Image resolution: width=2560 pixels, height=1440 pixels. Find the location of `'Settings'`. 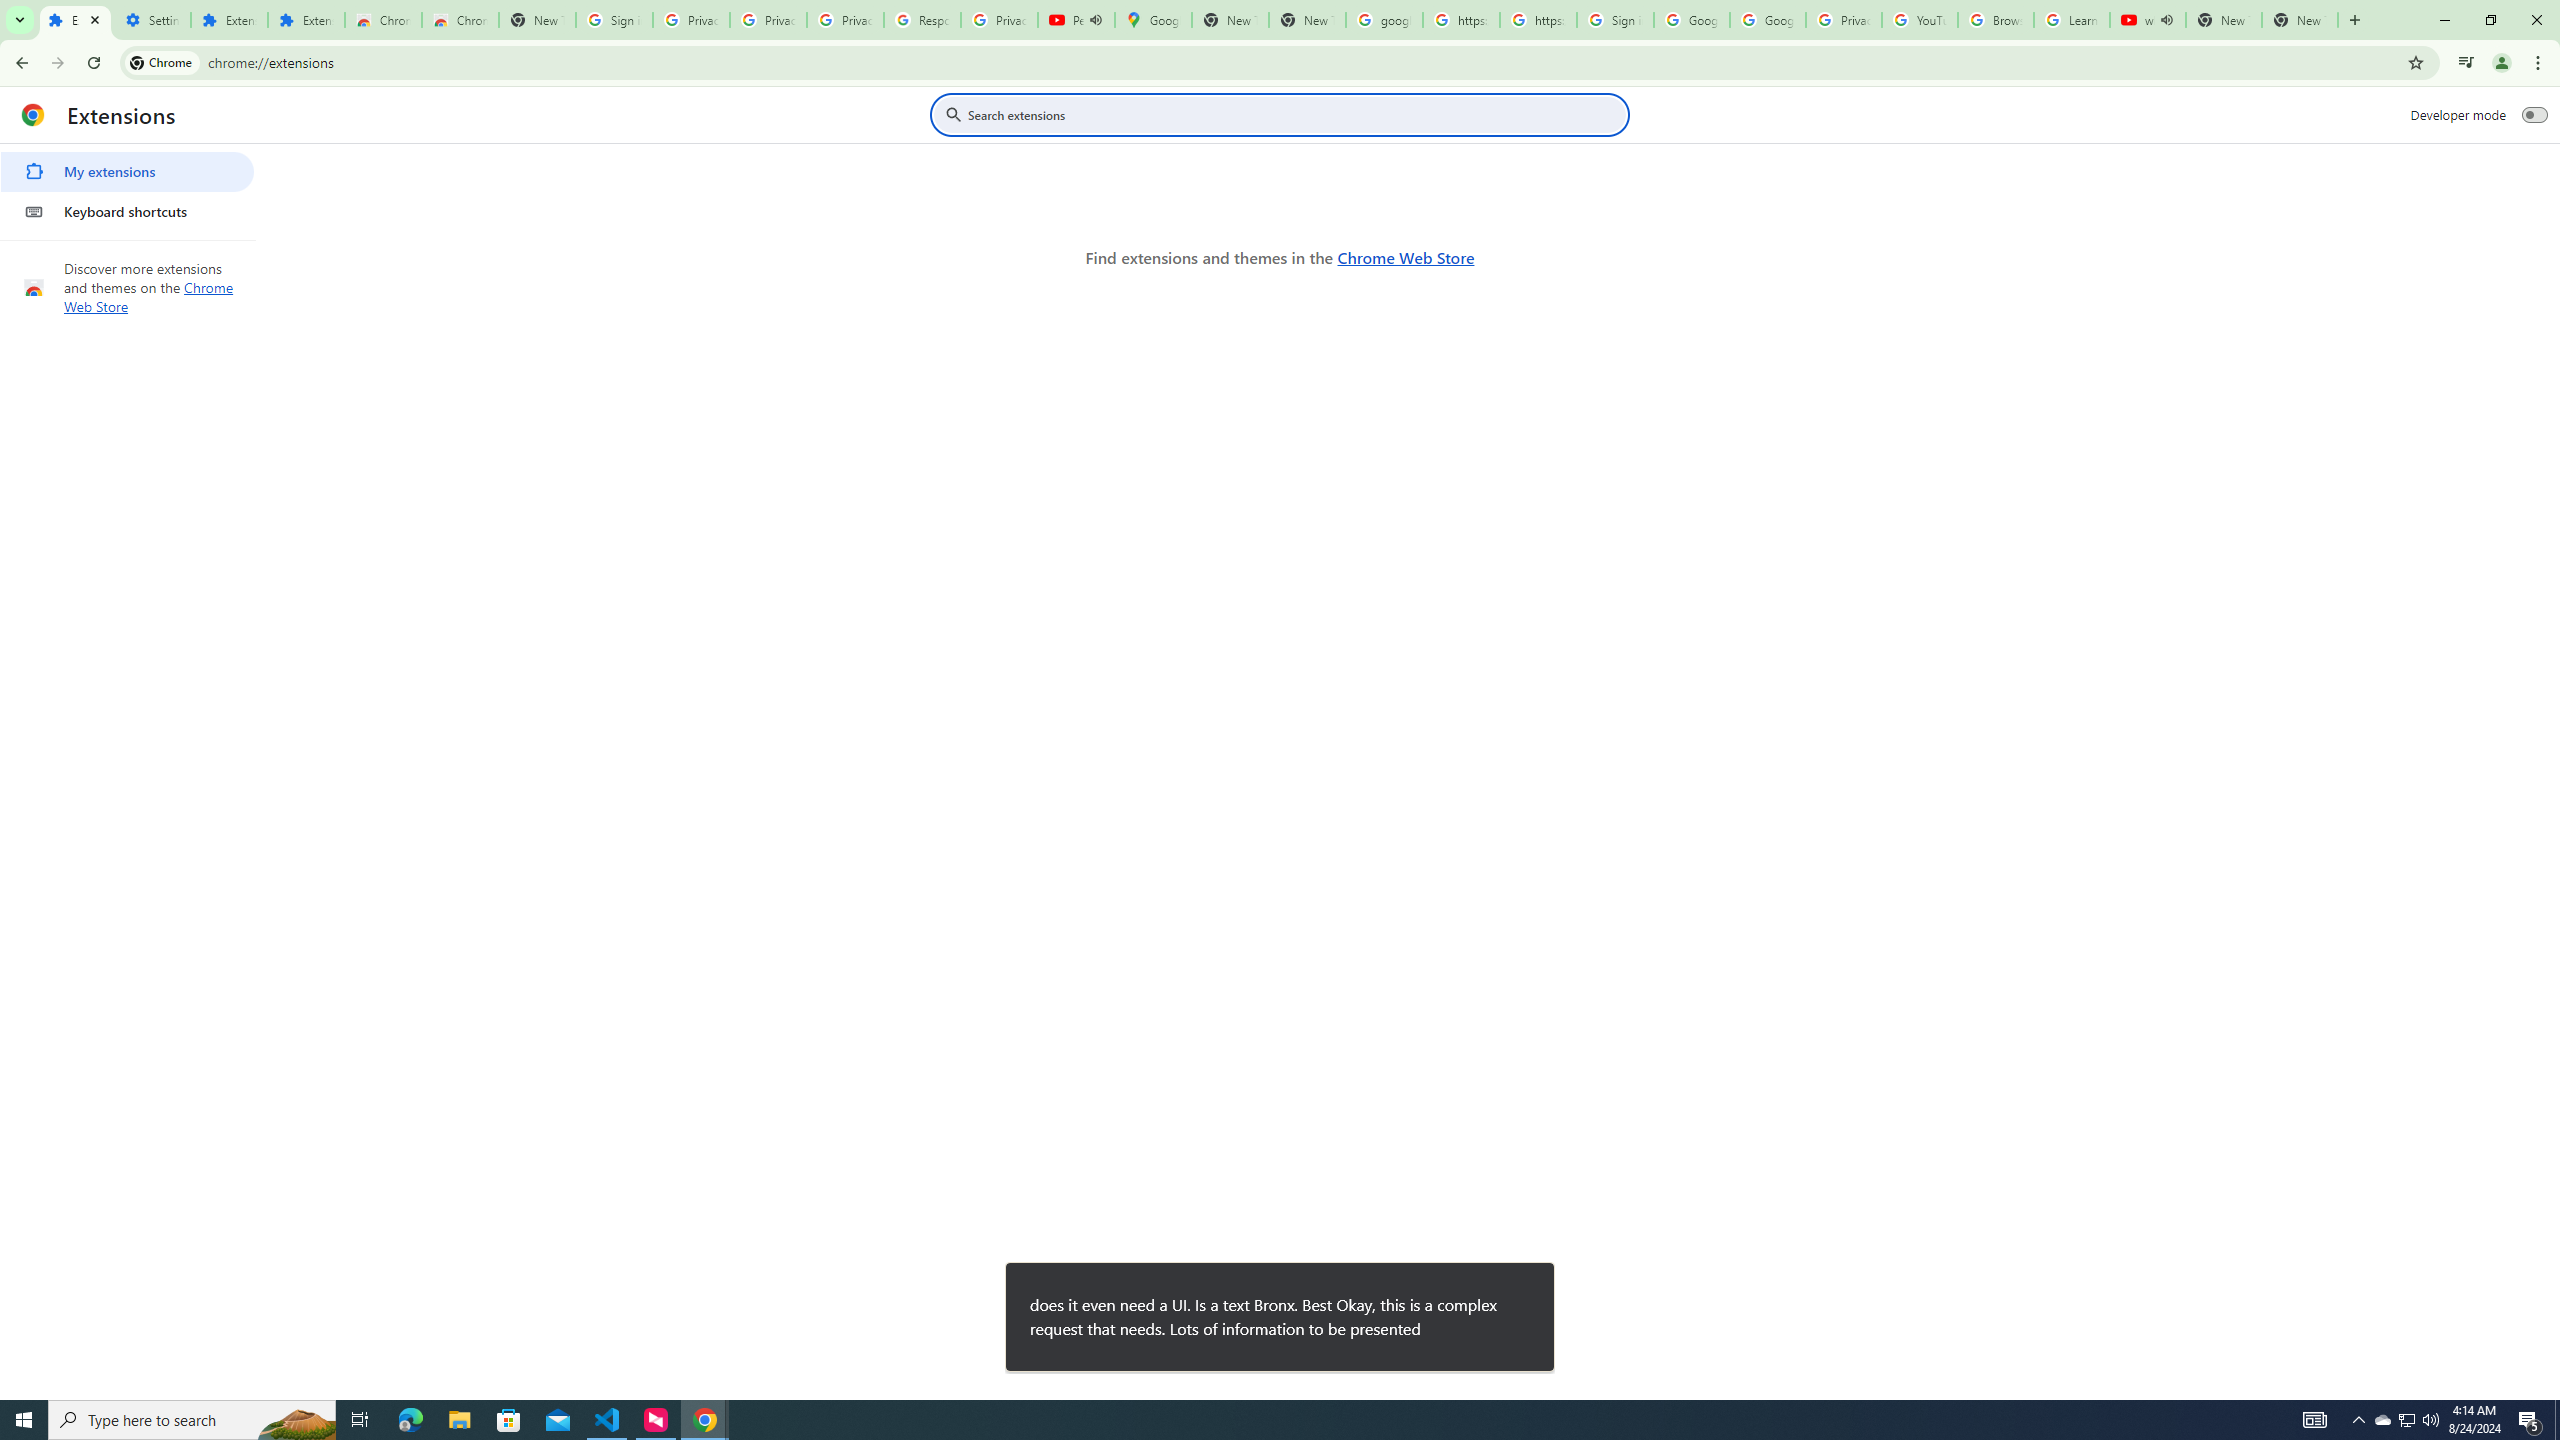

'Settings' is located at coordinates (151, 19).